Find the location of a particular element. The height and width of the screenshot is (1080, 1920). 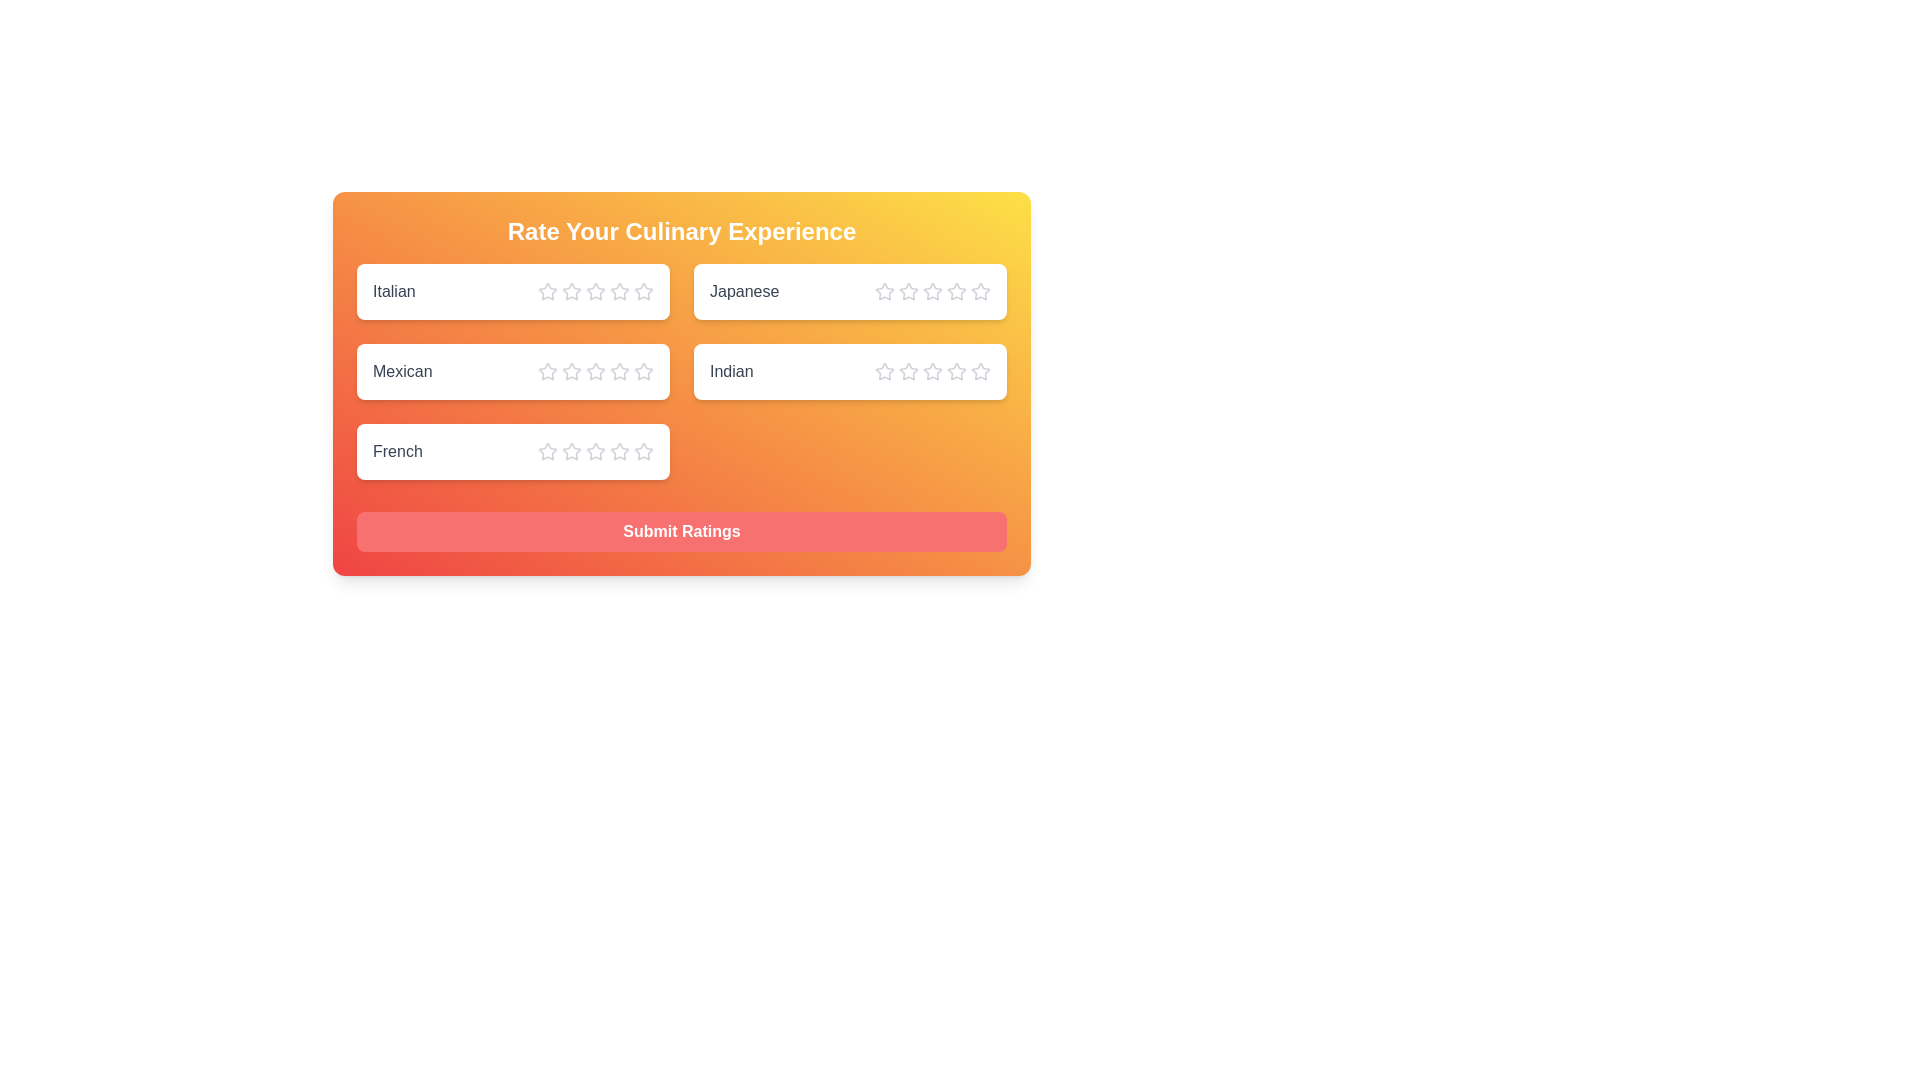

the star corresponding to the rating 2 for the cuisine Indian is located at coordinates (907, 371).